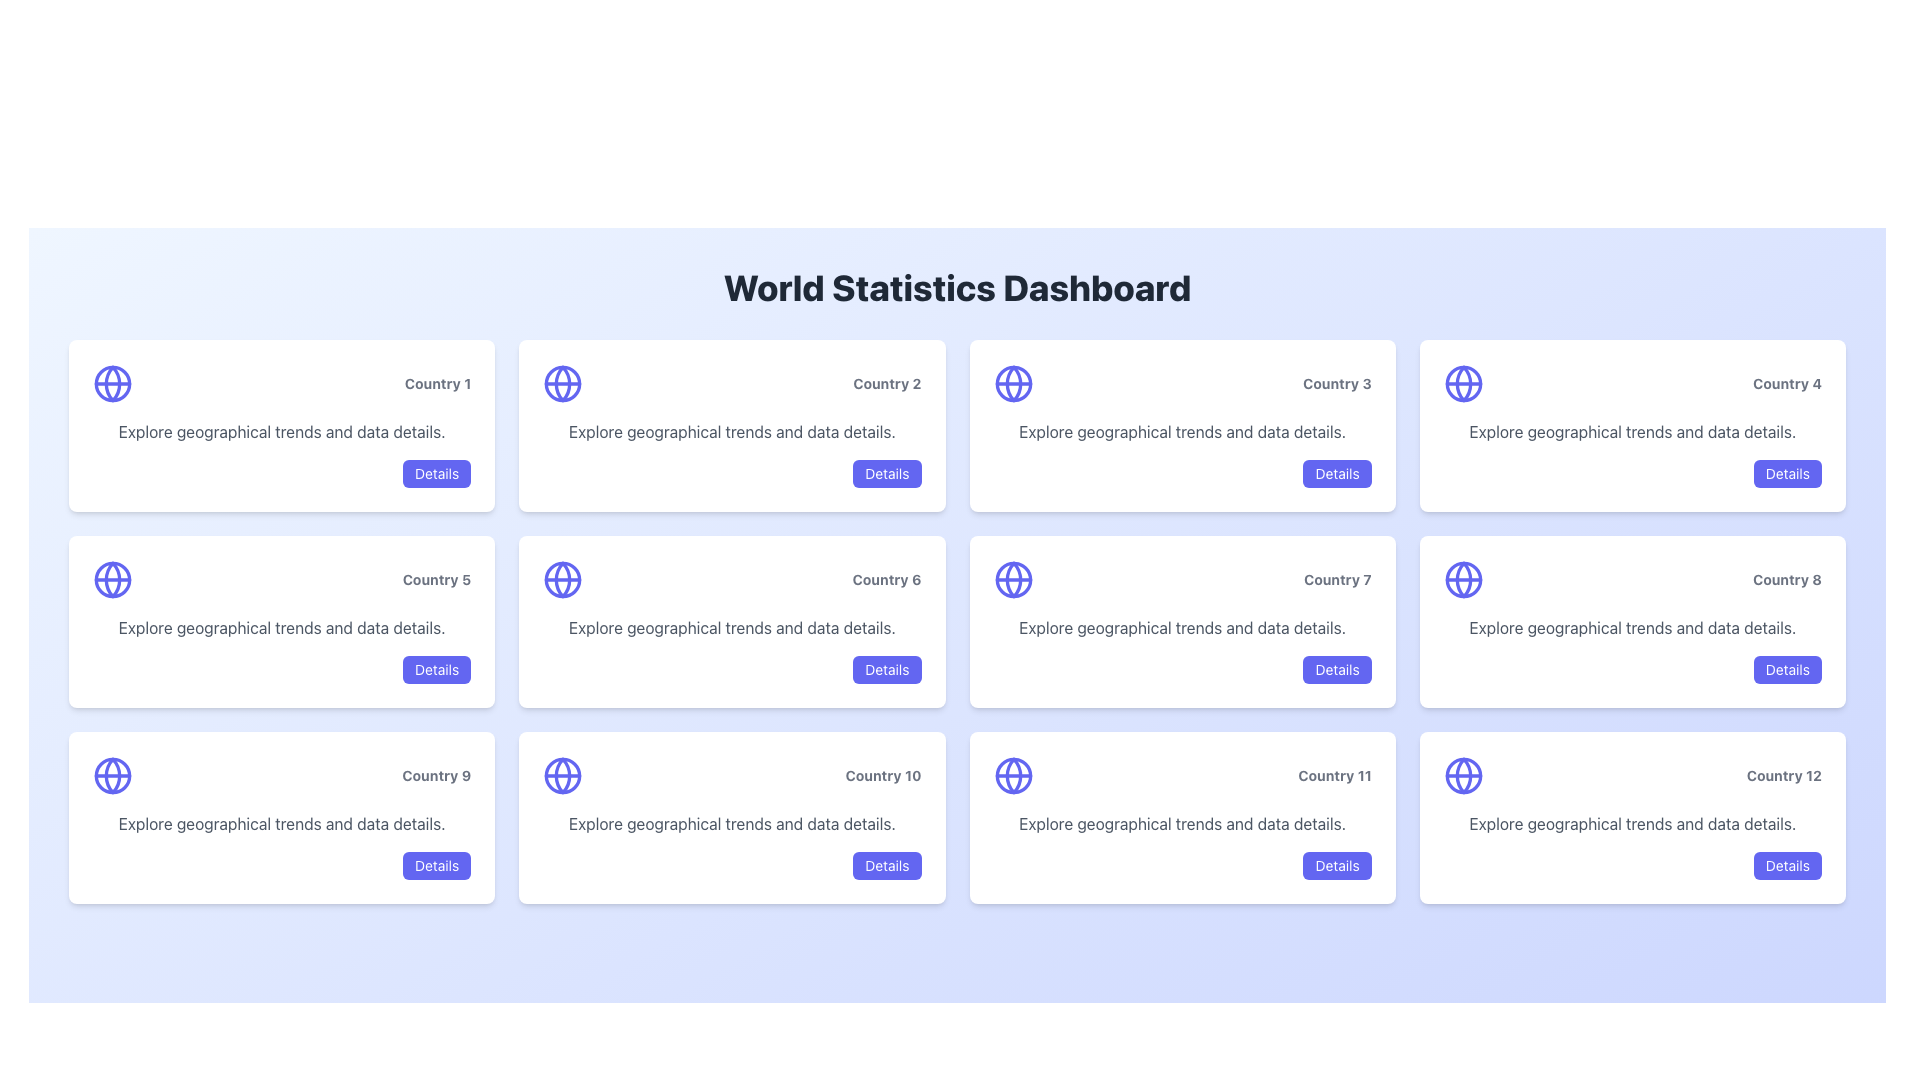 The height and width of the screenshot is (1080, 1920). I want to click on the globe icon representing geographic information located in the second row and first column of the grid layout, above the text for 'Country 5', so click(112, 579).